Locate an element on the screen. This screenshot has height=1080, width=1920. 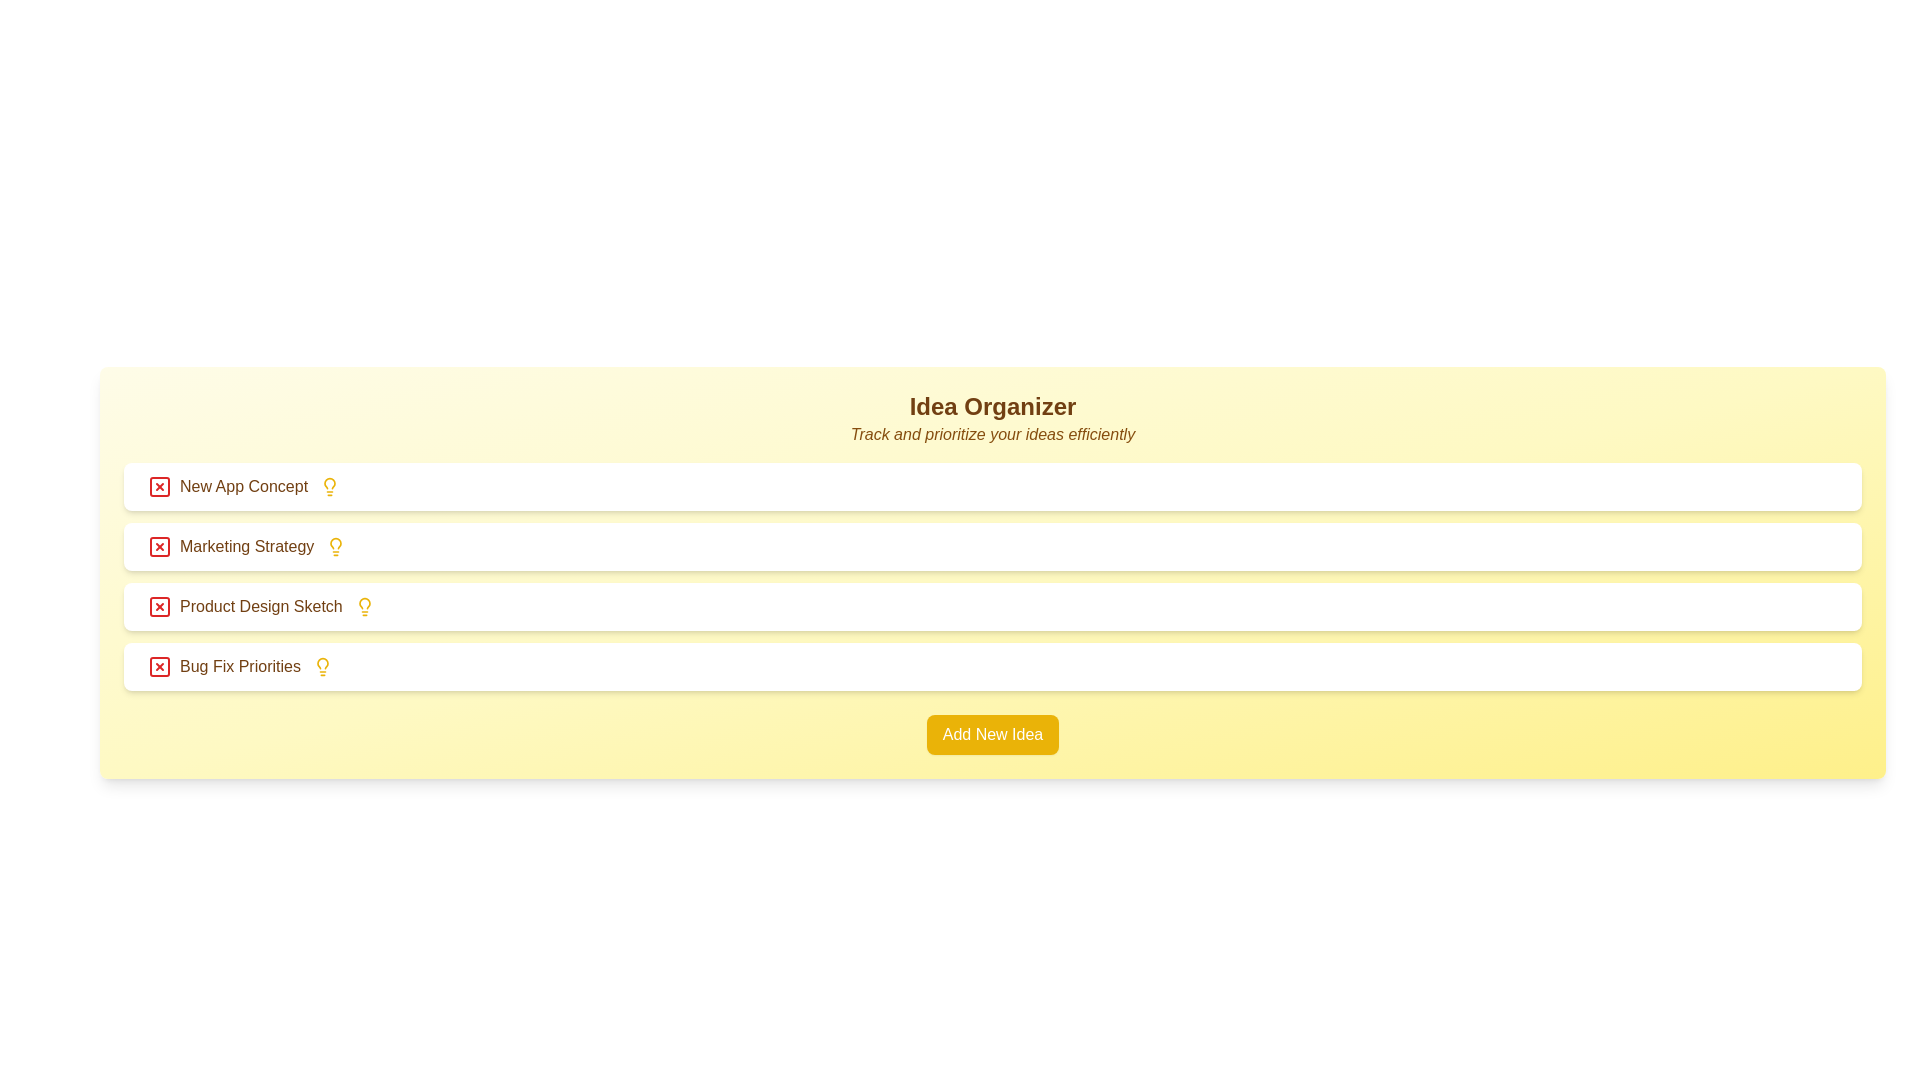
the 'Add New Idea' button to add a new idea is located at coordinates (993, 735).